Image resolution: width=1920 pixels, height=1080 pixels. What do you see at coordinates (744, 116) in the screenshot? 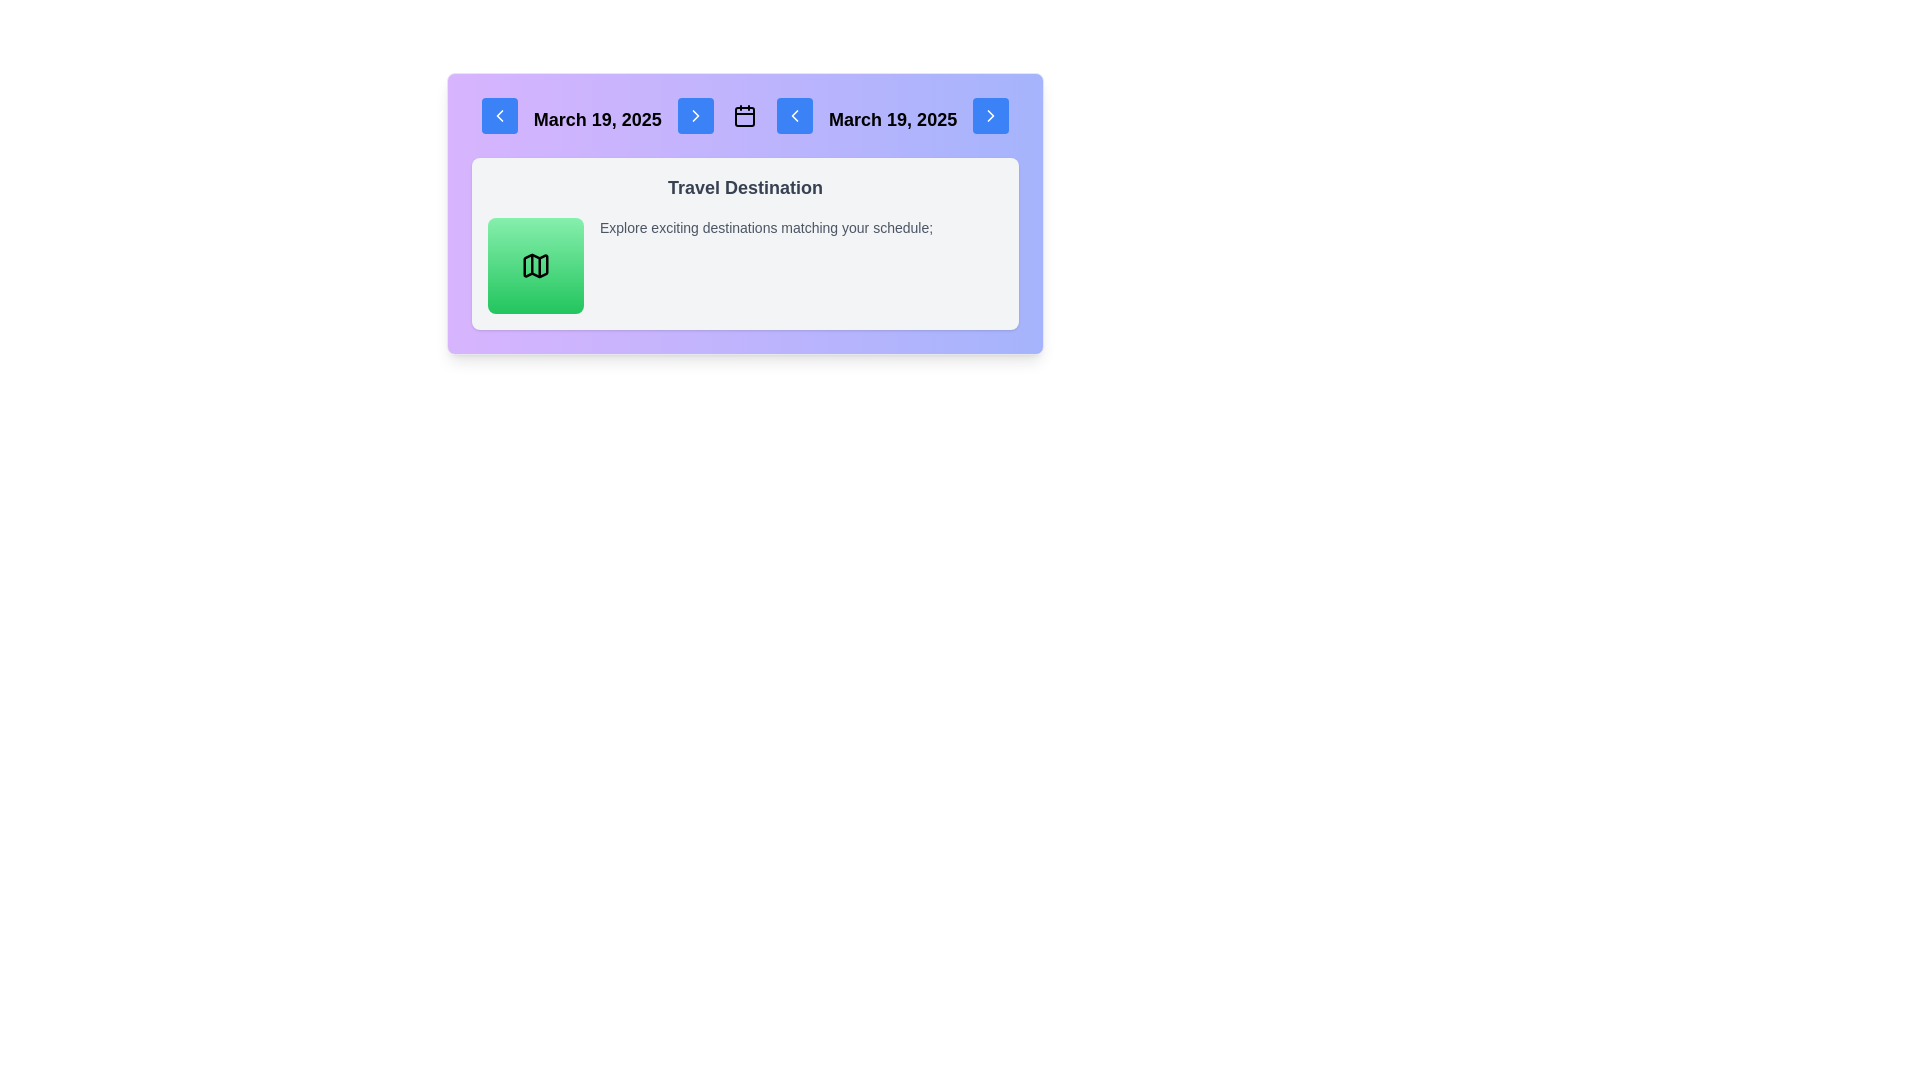
I see `the Decorative component within the SVG-based calendar icon, which is a square with rounded corners located centrally in the top section of the UI` at bounding box center [744, 116].